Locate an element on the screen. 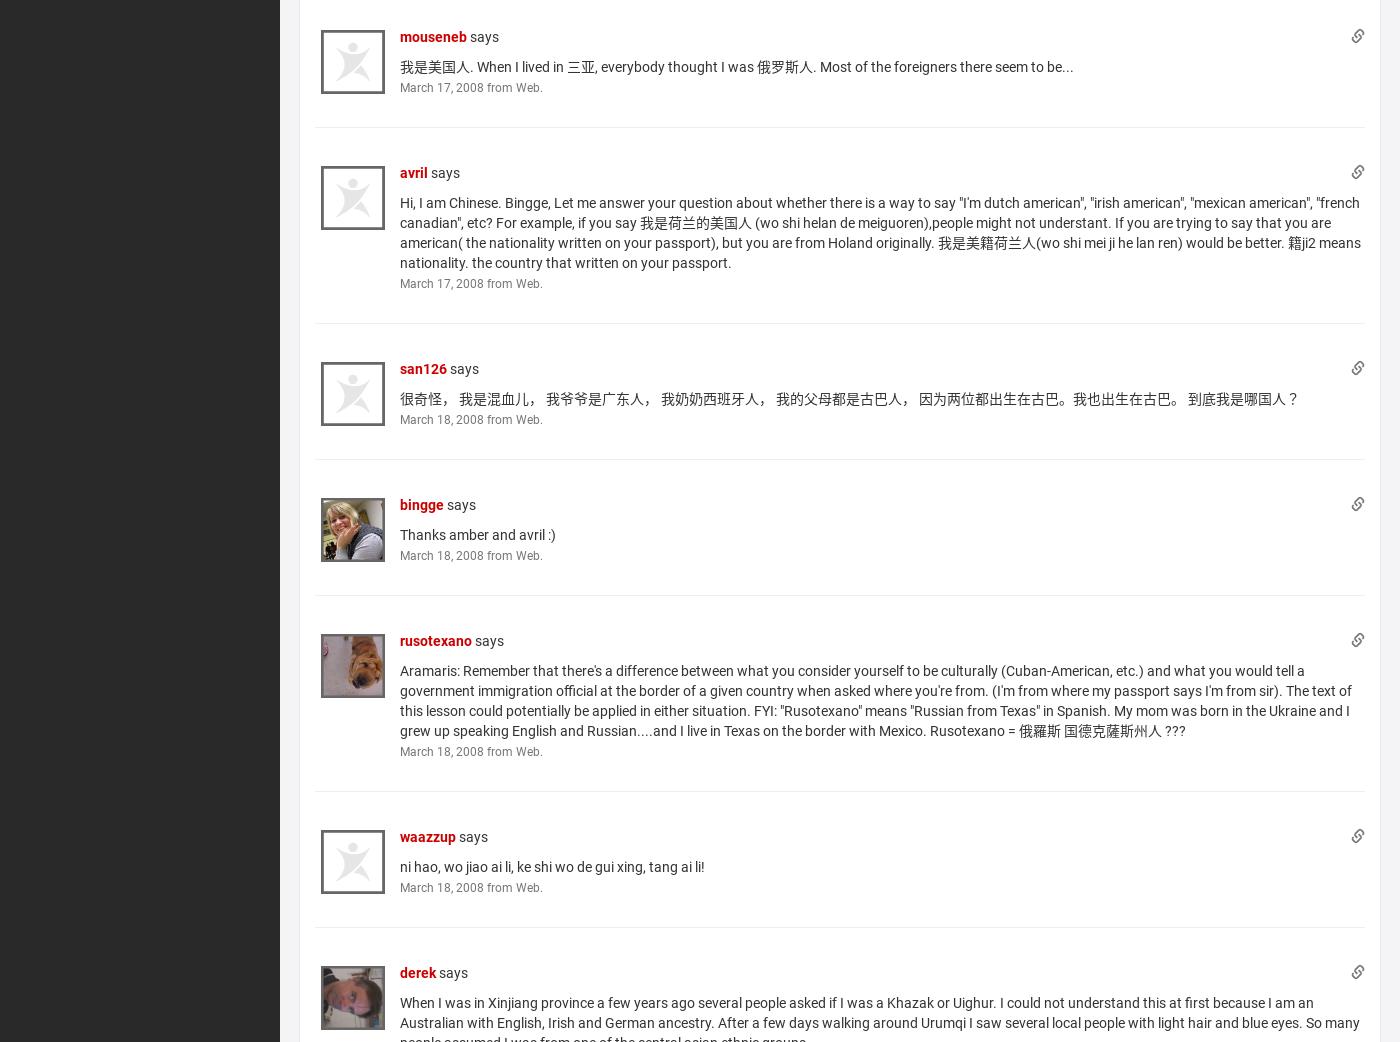  'Hi, I am Chinese.  Bingge, Let me answer your question about whether there is a way to say "I'm dutch american", "irish american", "mexican american", "french canadian", etc?
For example, if you say 我是荷兰的美国人 (wo shi helan de meiguoren),people might not understant.    

If you are trying to say that you are american( the nationality written on your passport), but you are from Holand originally.  我是美籍荷兰人(wo shi mei ji he lan ren) would be better. 籍ji2 means nationality. the country that written on your passport.' is located at coordinates (880, 230).